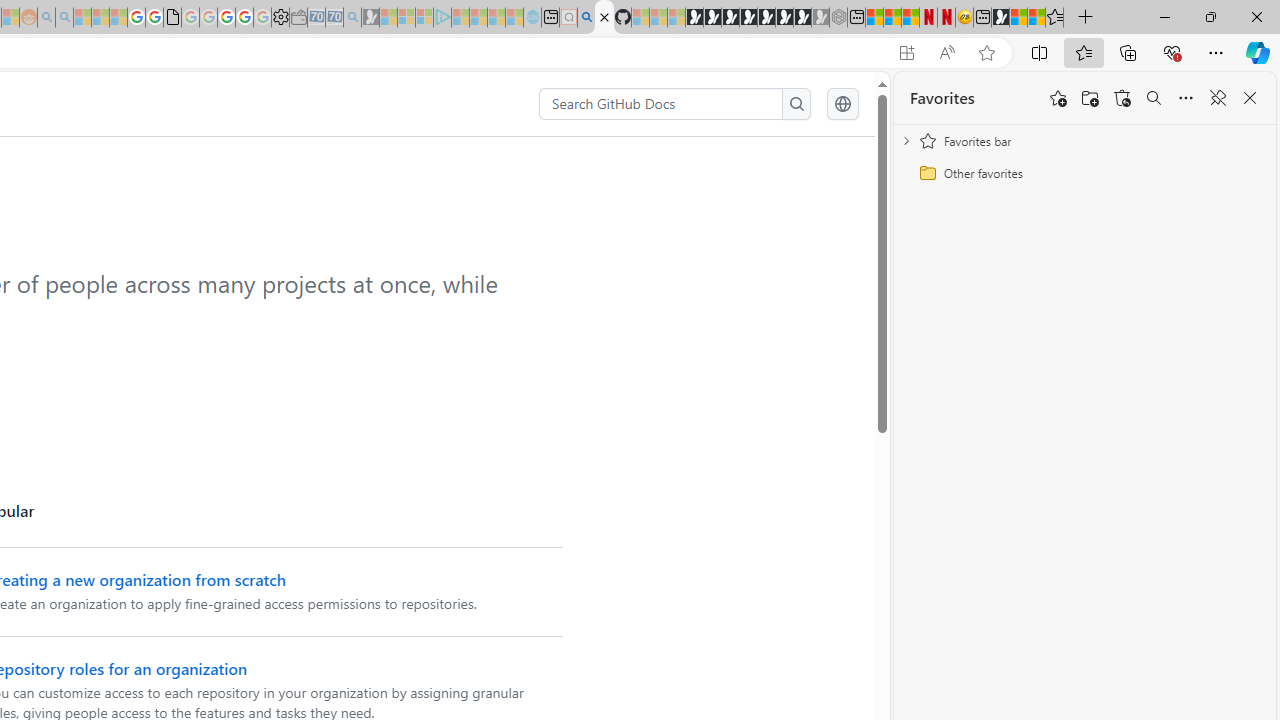  What do you see at coordinates (1249, 98) in the screenshot?
I see `'Close favorites'` at bounding box center [1249, 98].